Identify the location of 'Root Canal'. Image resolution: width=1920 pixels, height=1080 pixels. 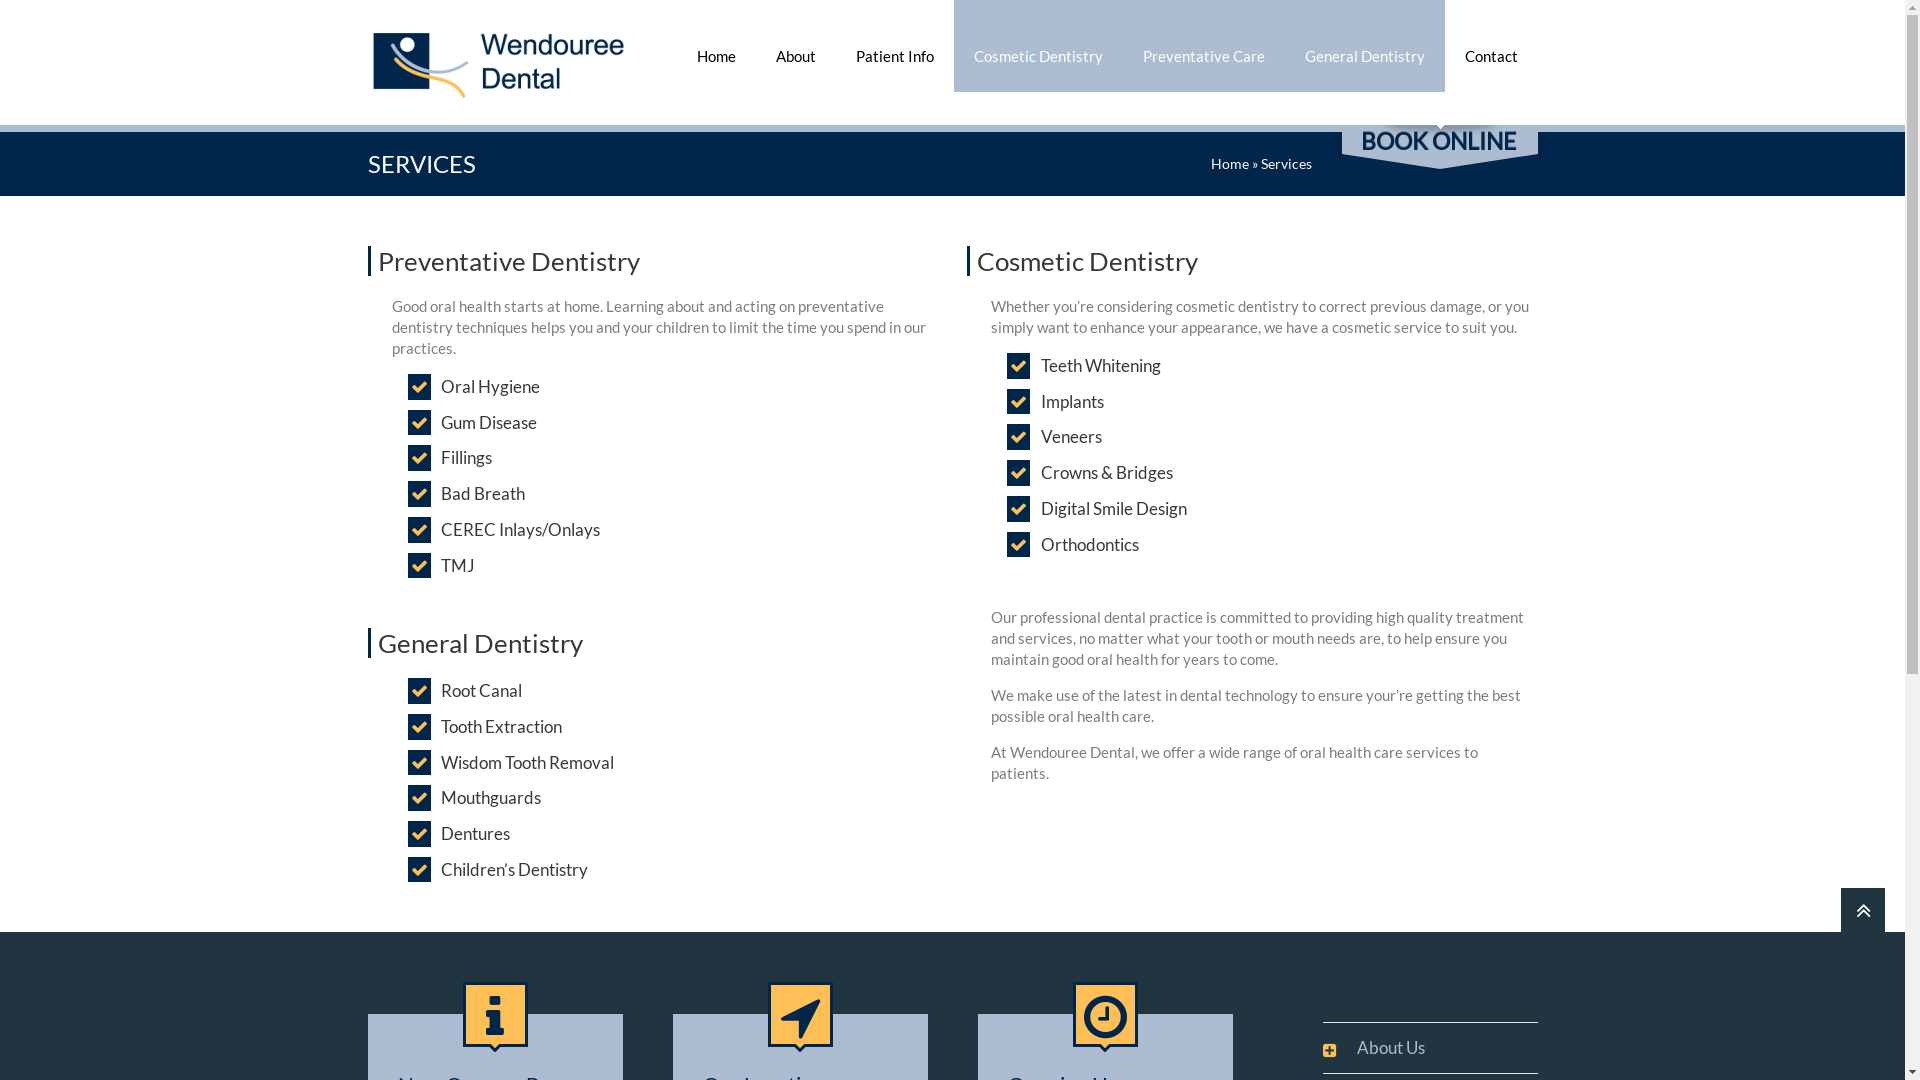
(440, 689).